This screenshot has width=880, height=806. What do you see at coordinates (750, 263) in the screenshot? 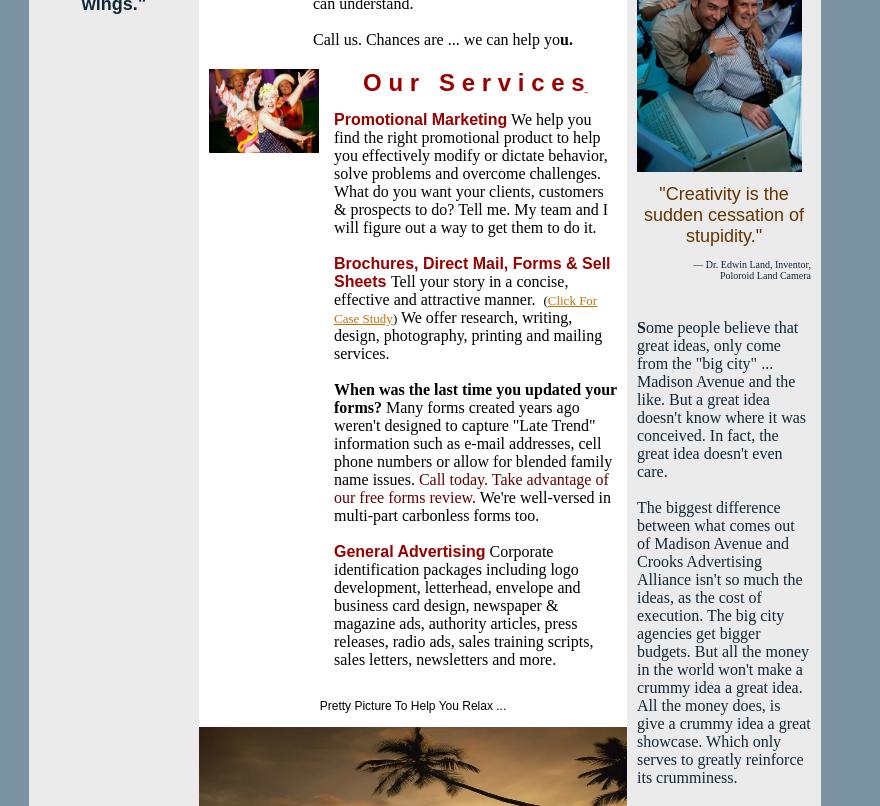
I see `'— Dr. Edwin Land, Inventor,'` at bounding box center [750, 263].